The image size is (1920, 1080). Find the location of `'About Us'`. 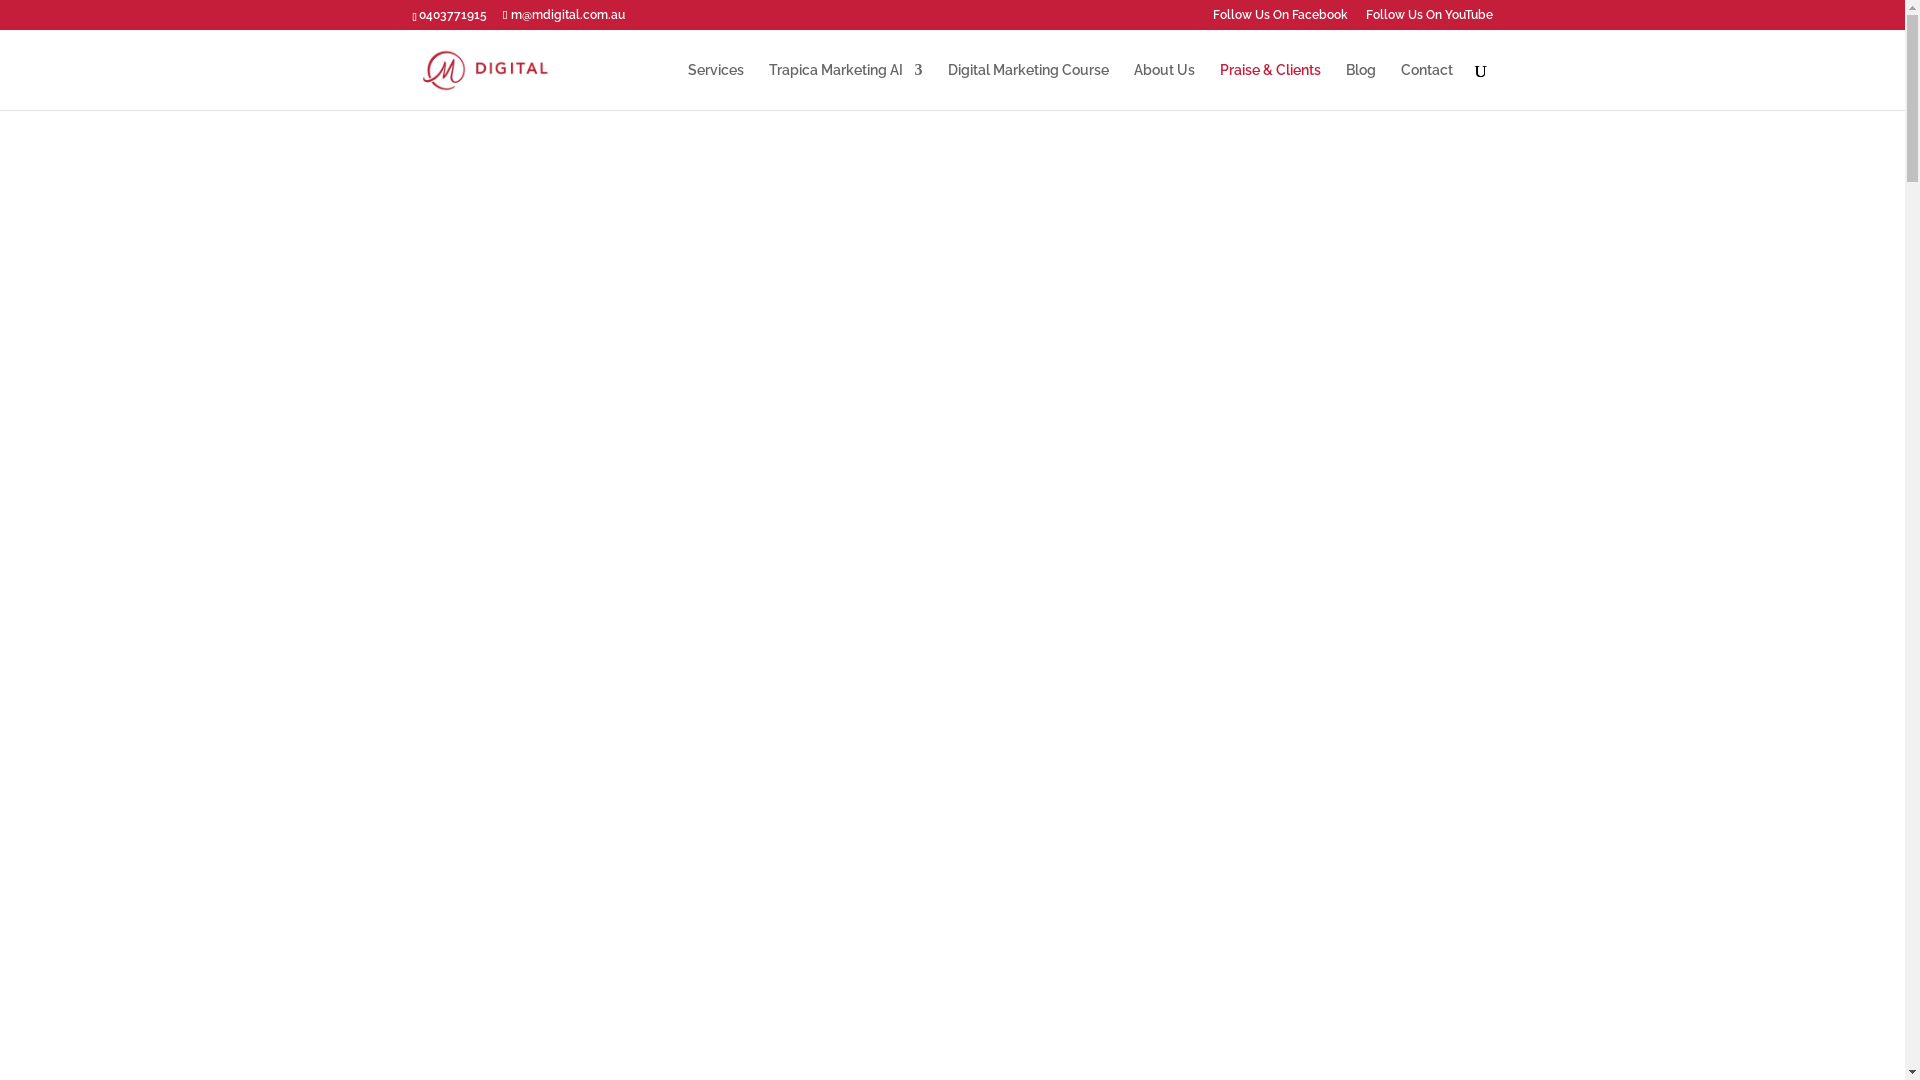

'About Us' is located at coordinates (1133, 85).